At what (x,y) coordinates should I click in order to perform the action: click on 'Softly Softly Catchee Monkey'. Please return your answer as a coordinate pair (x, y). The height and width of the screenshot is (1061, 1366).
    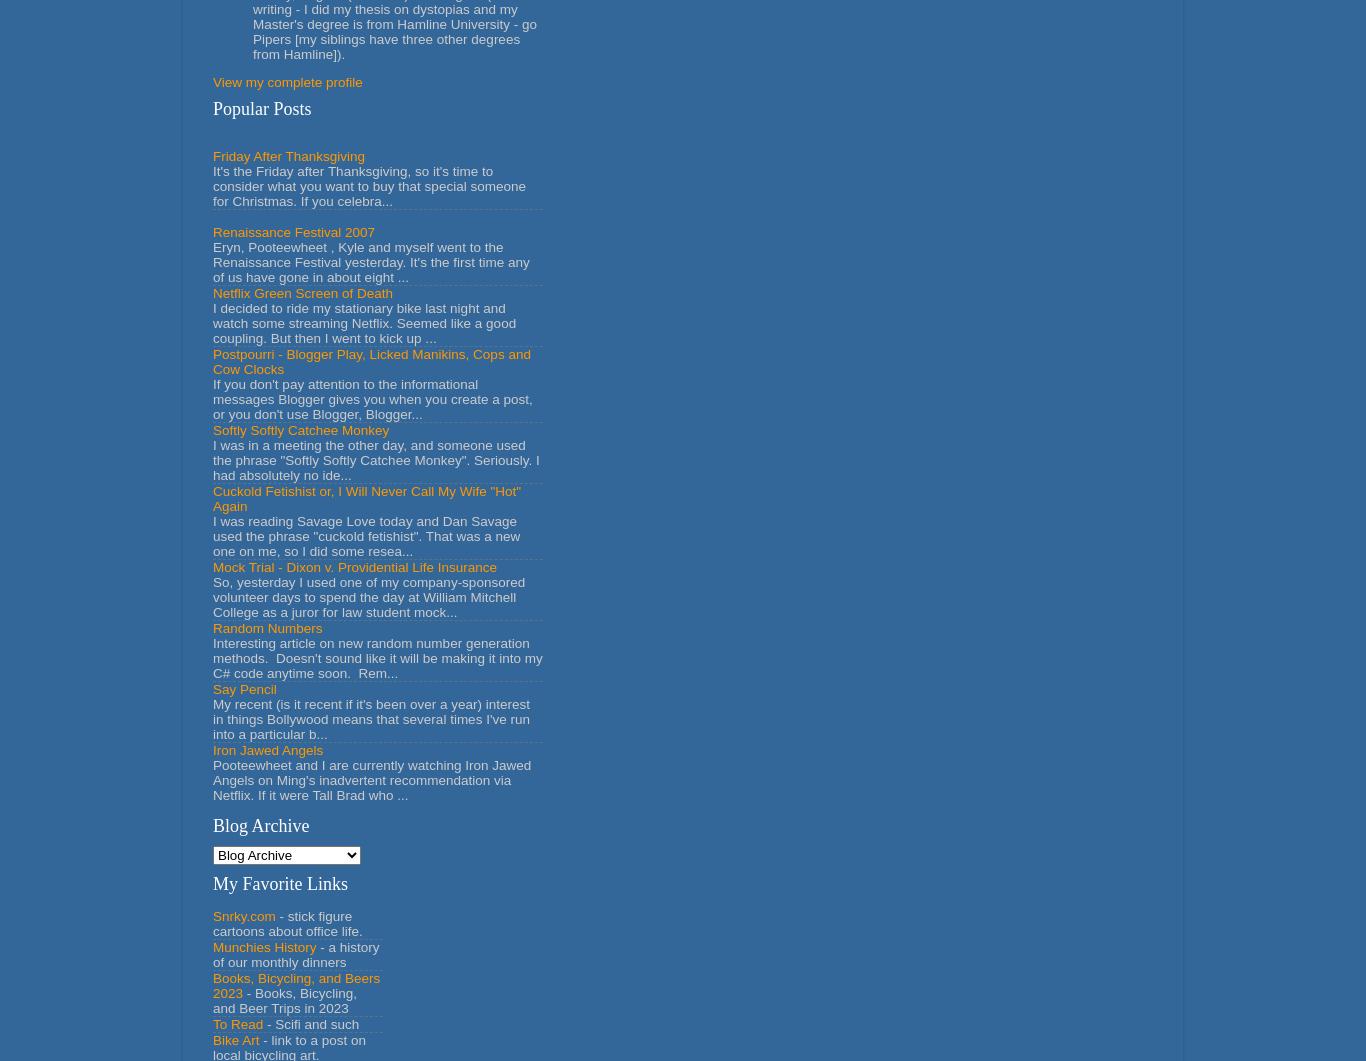
    Looking at the image, I should click on (211, 429).